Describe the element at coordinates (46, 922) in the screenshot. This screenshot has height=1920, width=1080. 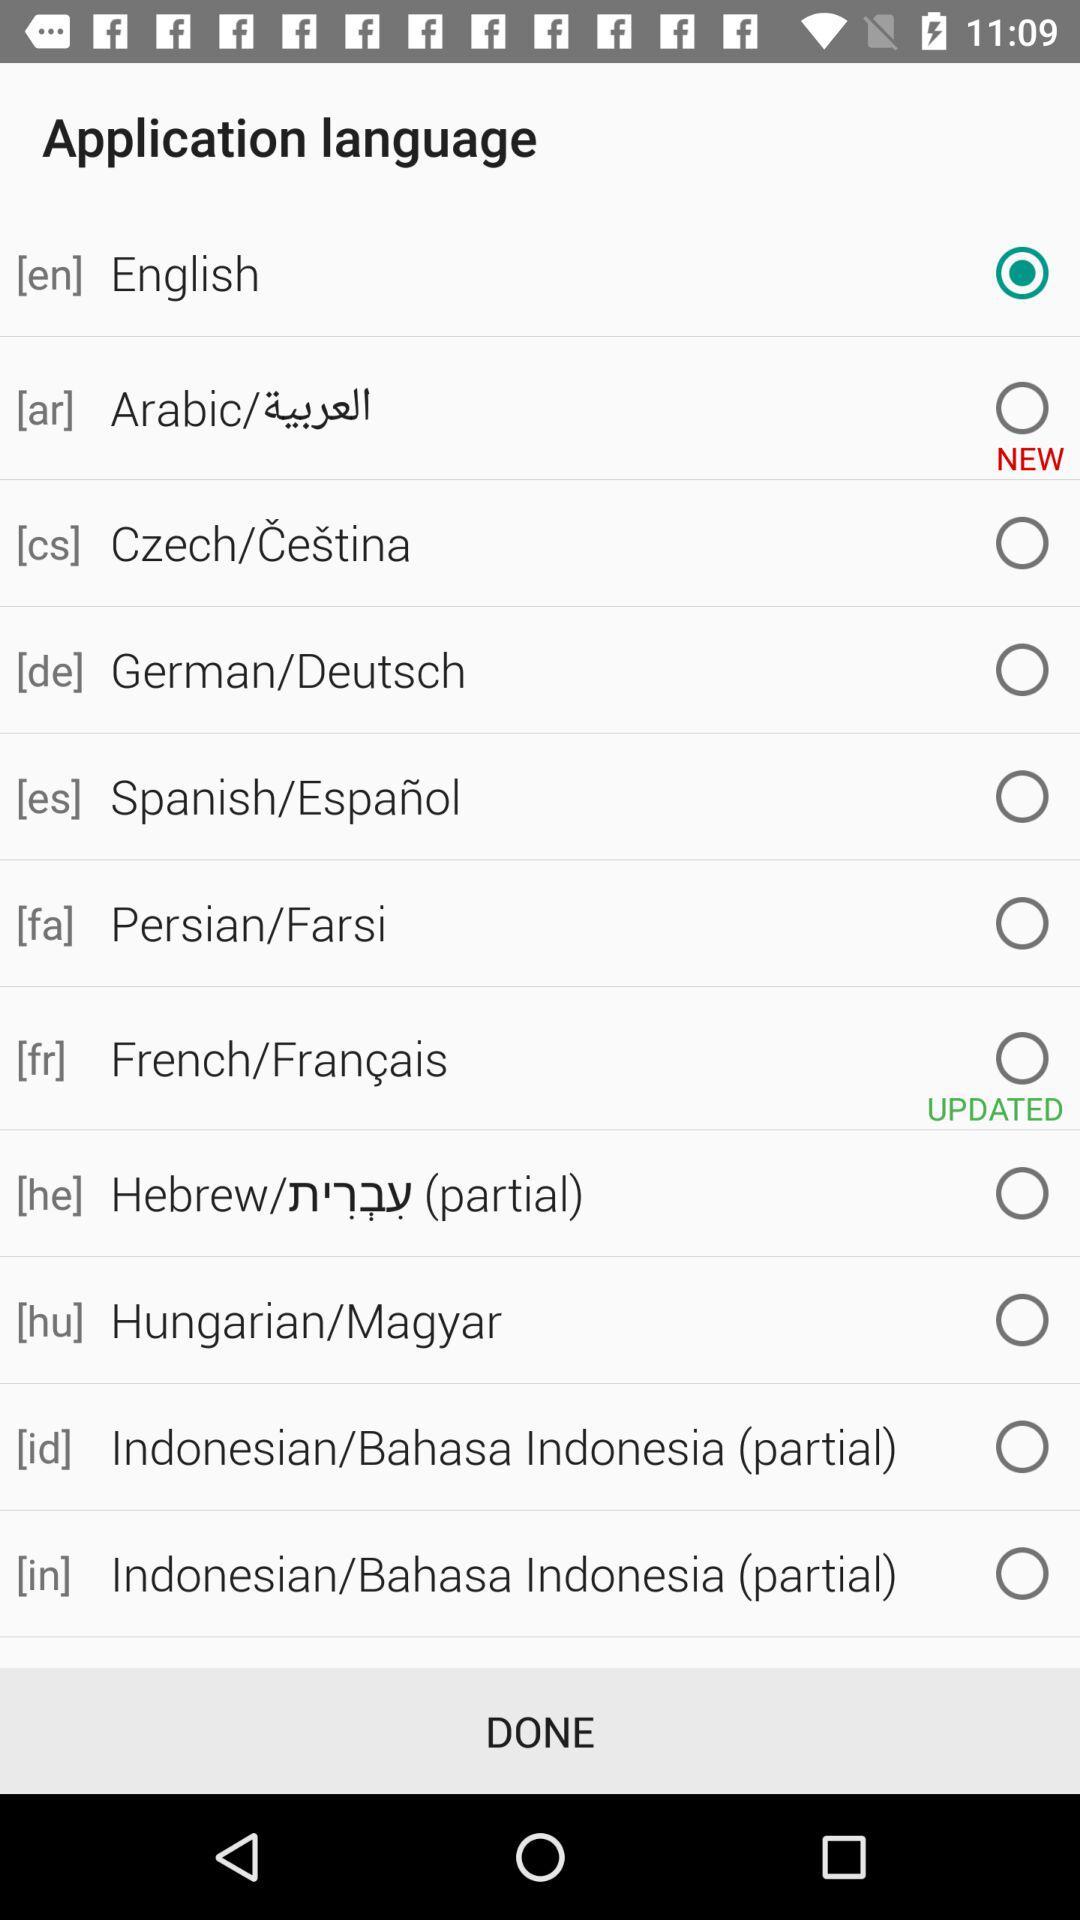
I see `item next to the persian/farsi item` at that location.